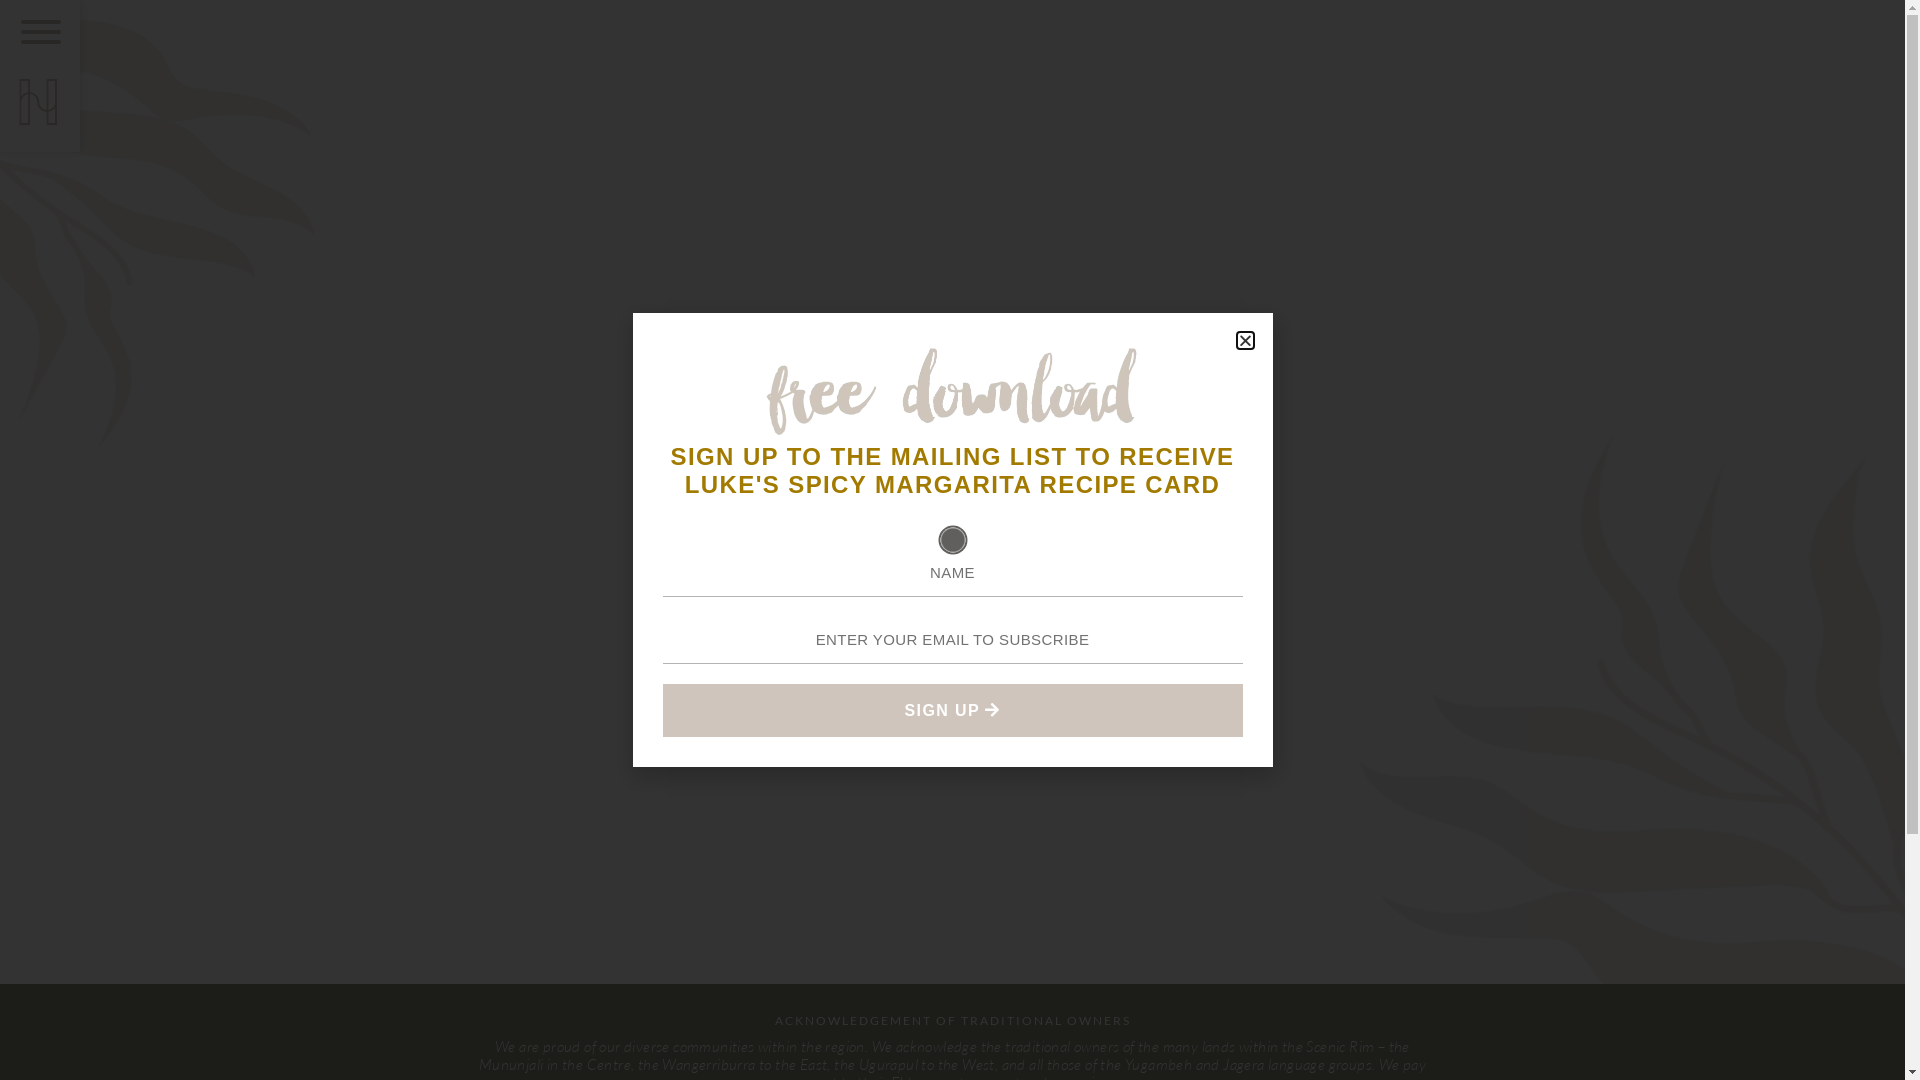 Image resolution: width=1920 pixels, height=1080 pixels. Describe the element at coordinates (950, 709) in the screenshot. I see `'SIGN UP'` at that location.